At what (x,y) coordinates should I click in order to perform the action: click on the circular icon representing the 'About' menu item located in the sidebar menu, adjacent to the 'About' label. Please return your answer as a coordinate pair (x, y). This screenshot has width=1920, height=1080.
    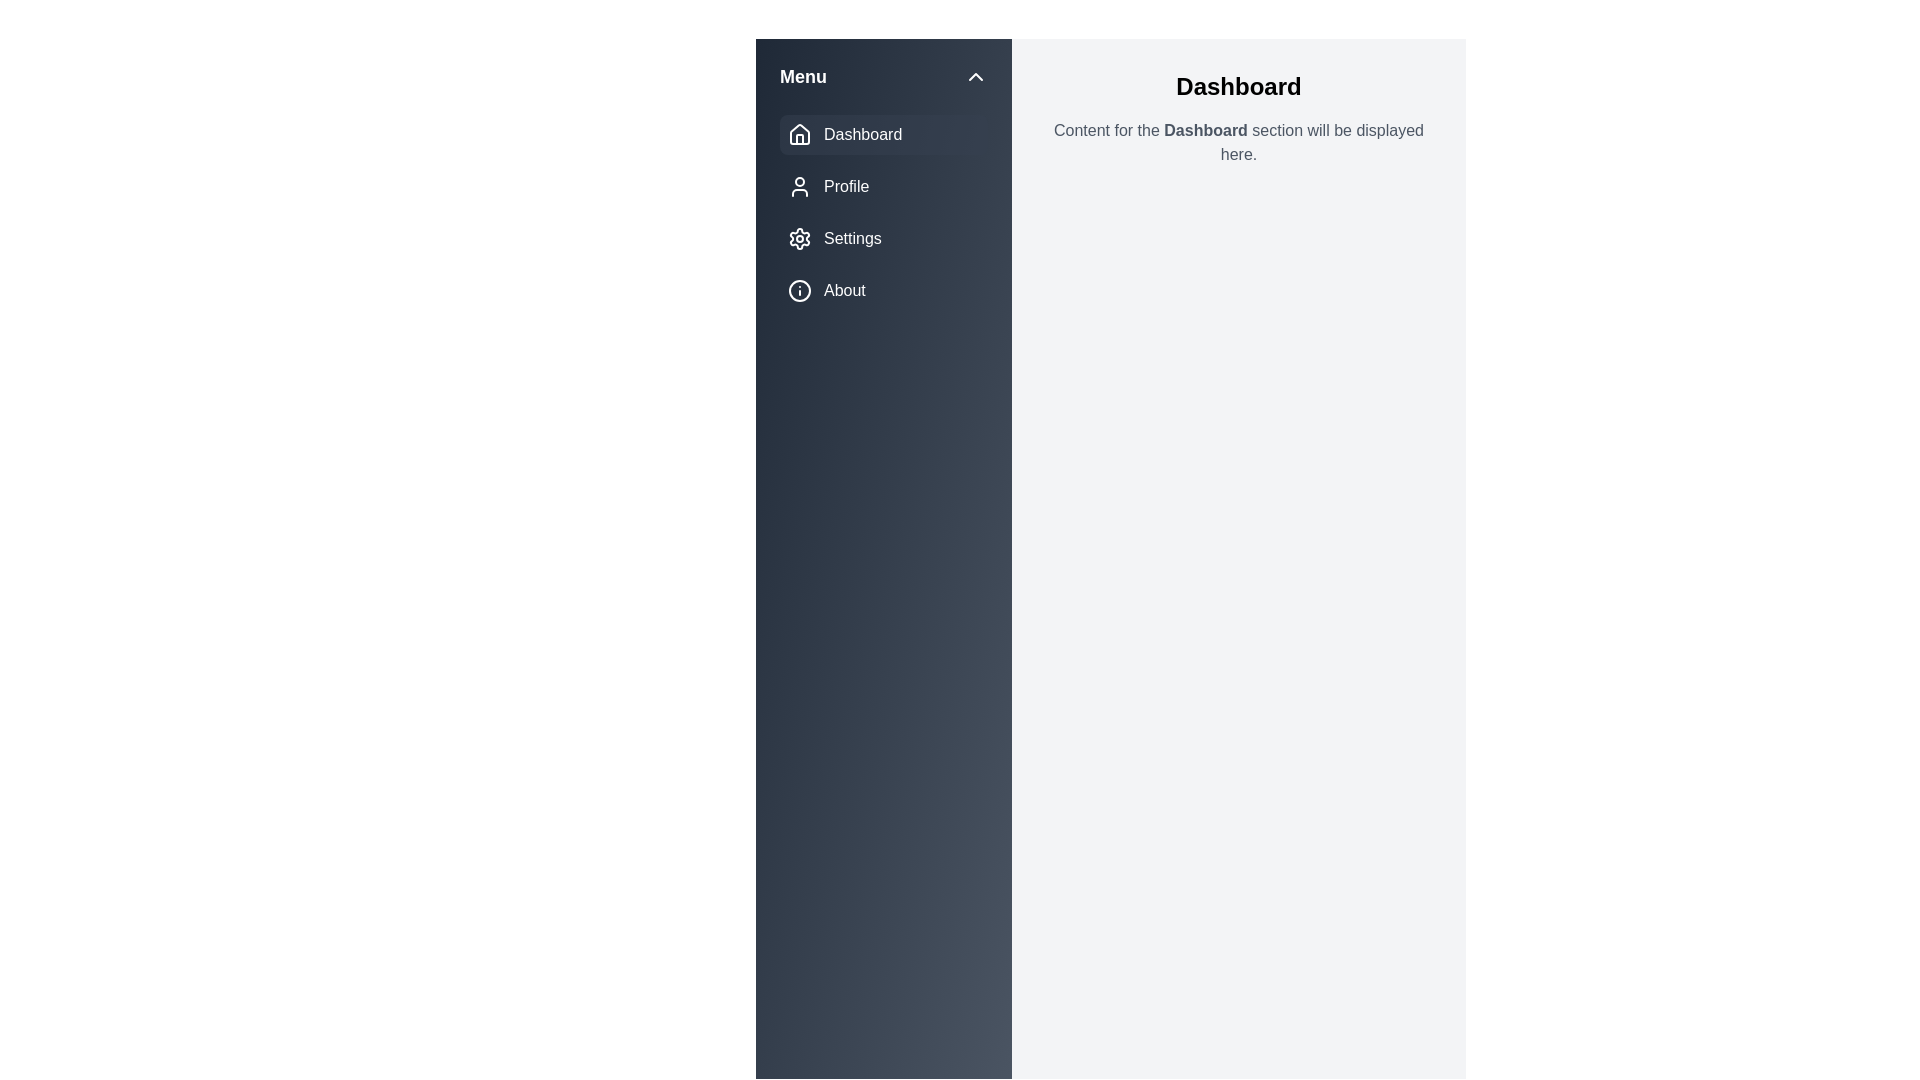
    Looking at the image, I should click on (800, 290).